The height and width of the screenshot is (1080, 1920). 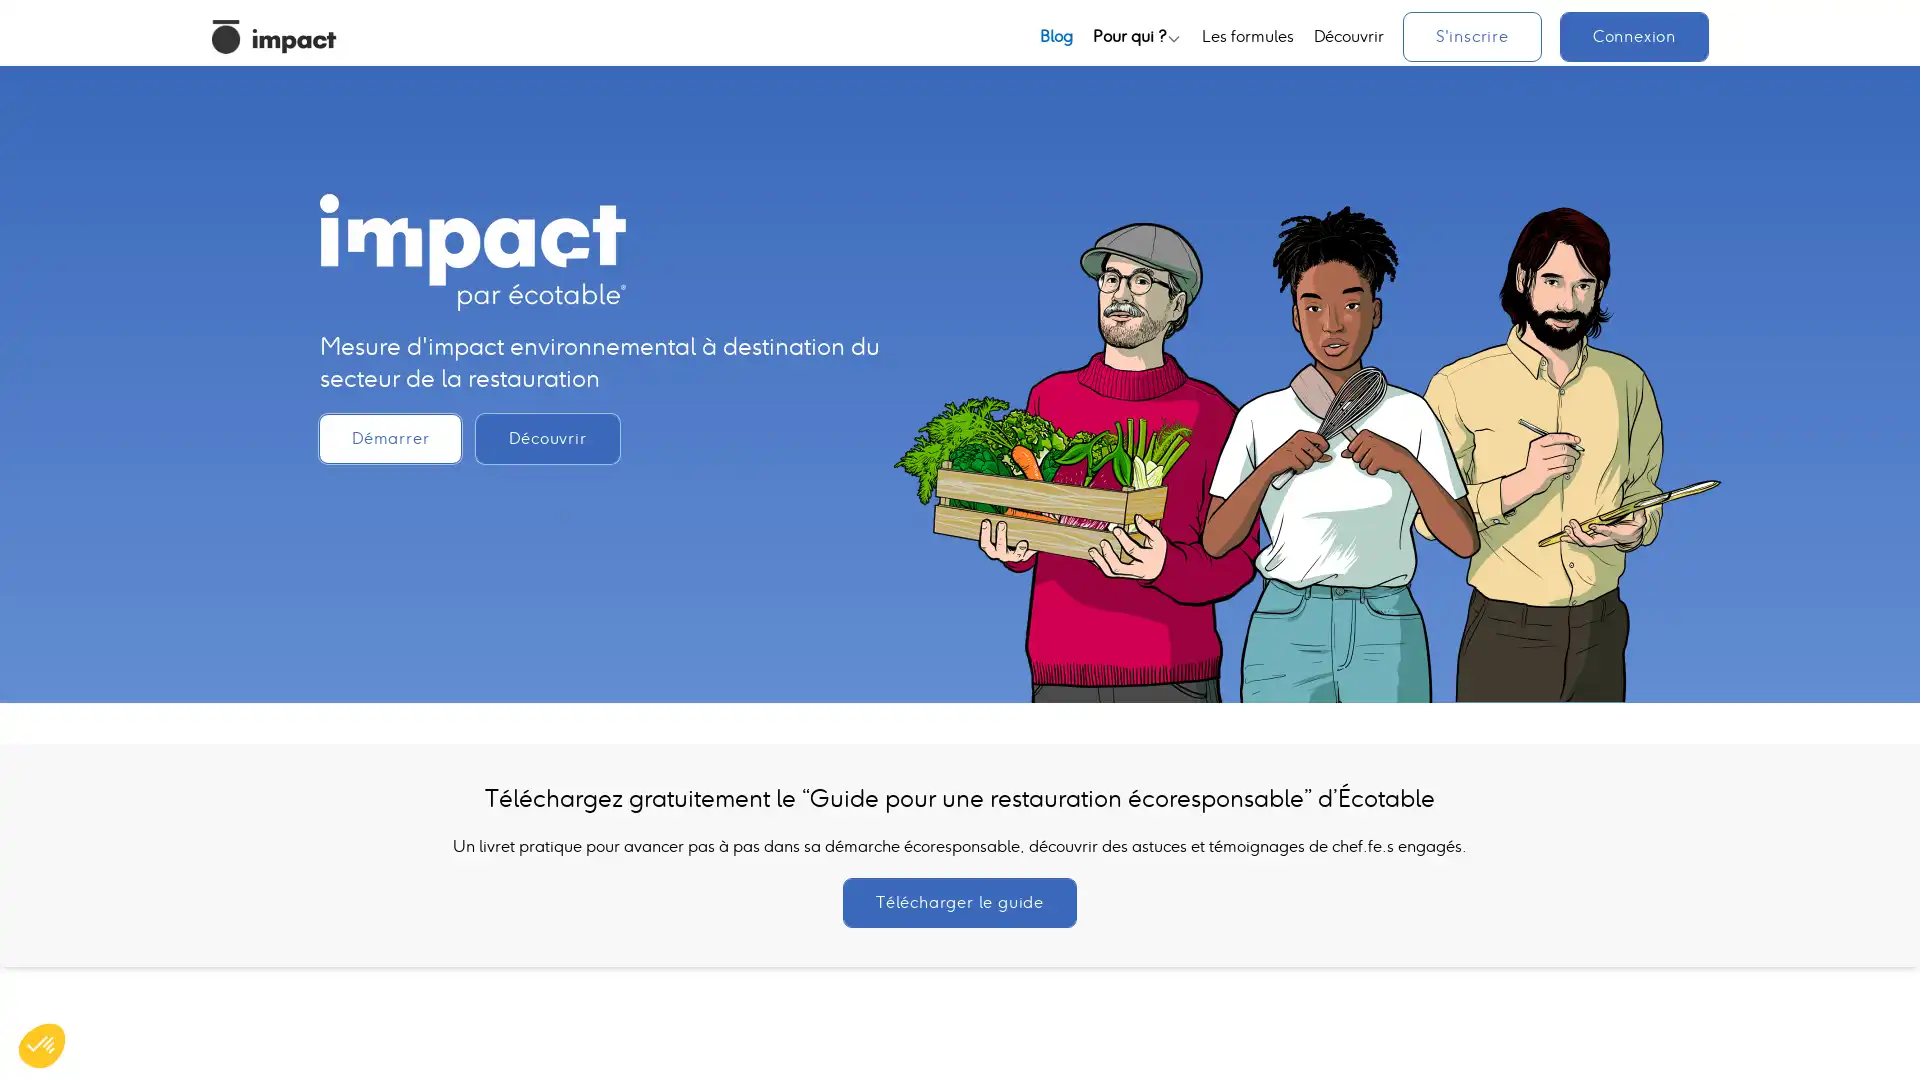 What do you see at coordinates (89, 978) in the screenshot?
I see `Non merci` at bounding box center [89, 978].